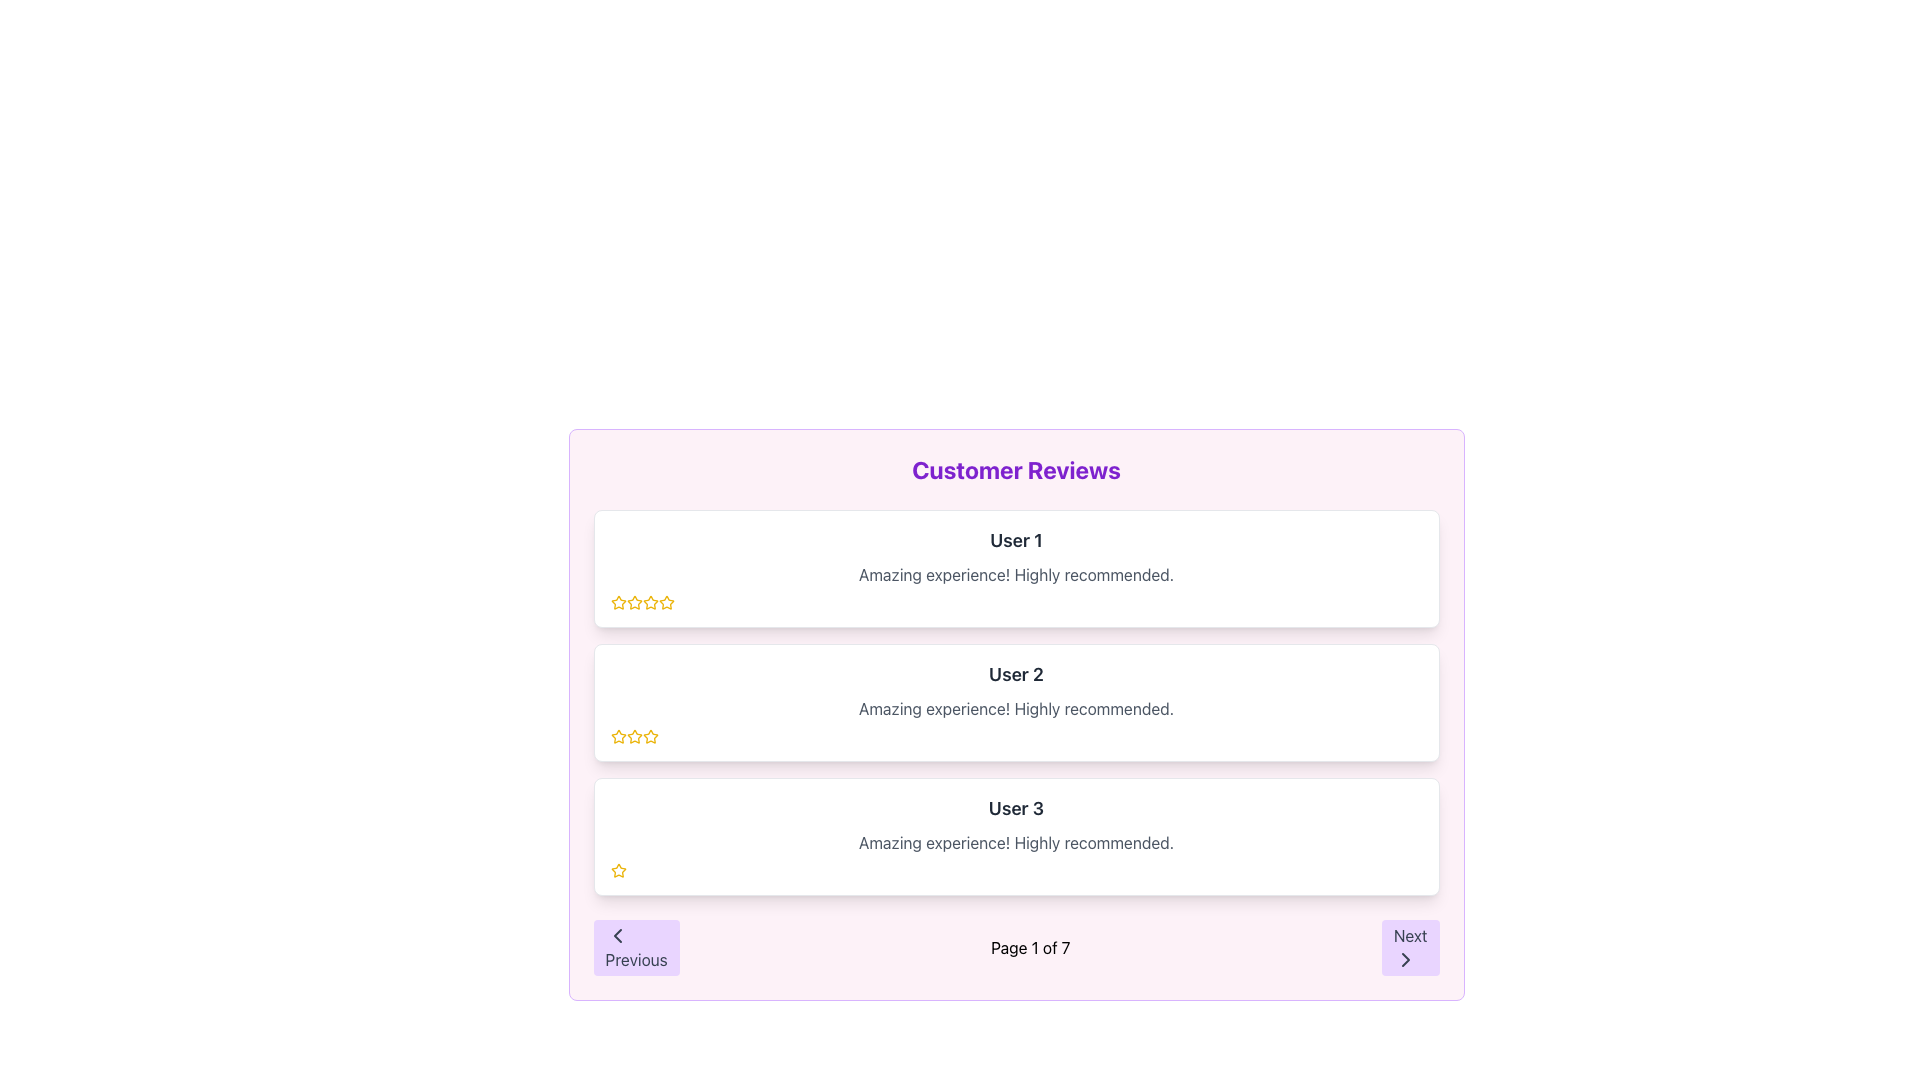 This screenshot has height=1080, width=1920. I want to click on the third star icon in the first row of the 5-star rating system for 'User 1' review, so click(650, 601).